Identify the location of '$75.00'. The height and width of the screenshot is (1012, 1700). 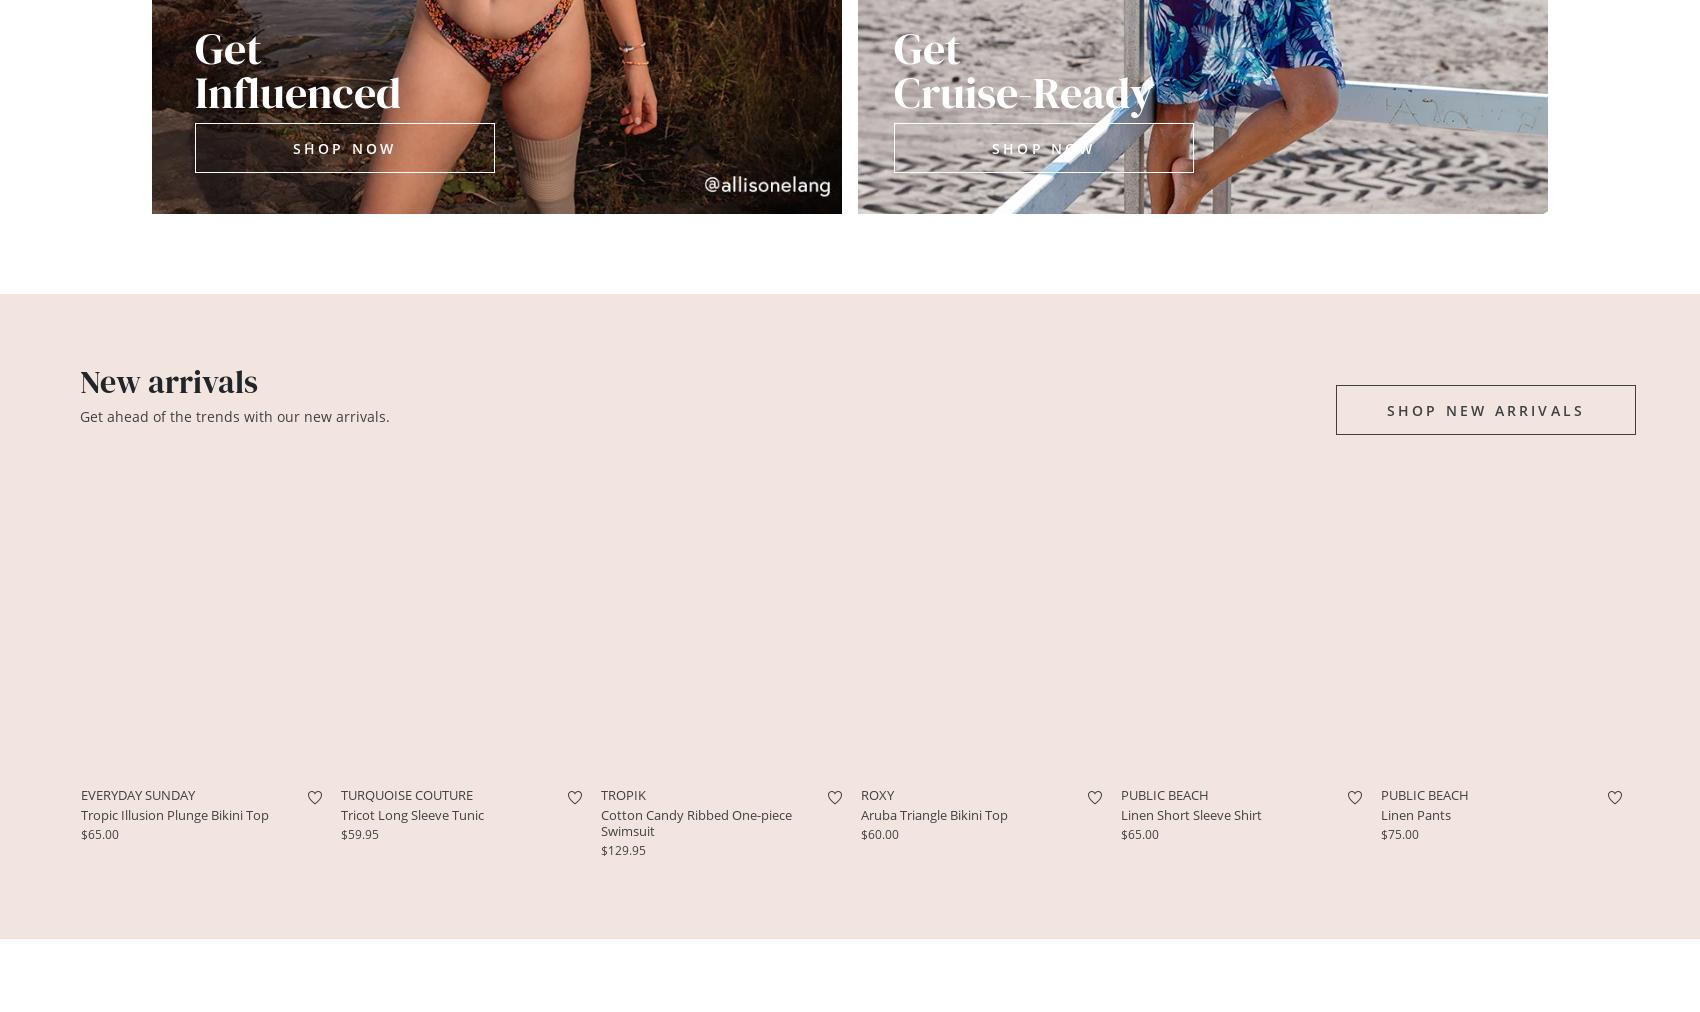
(1398, 832).